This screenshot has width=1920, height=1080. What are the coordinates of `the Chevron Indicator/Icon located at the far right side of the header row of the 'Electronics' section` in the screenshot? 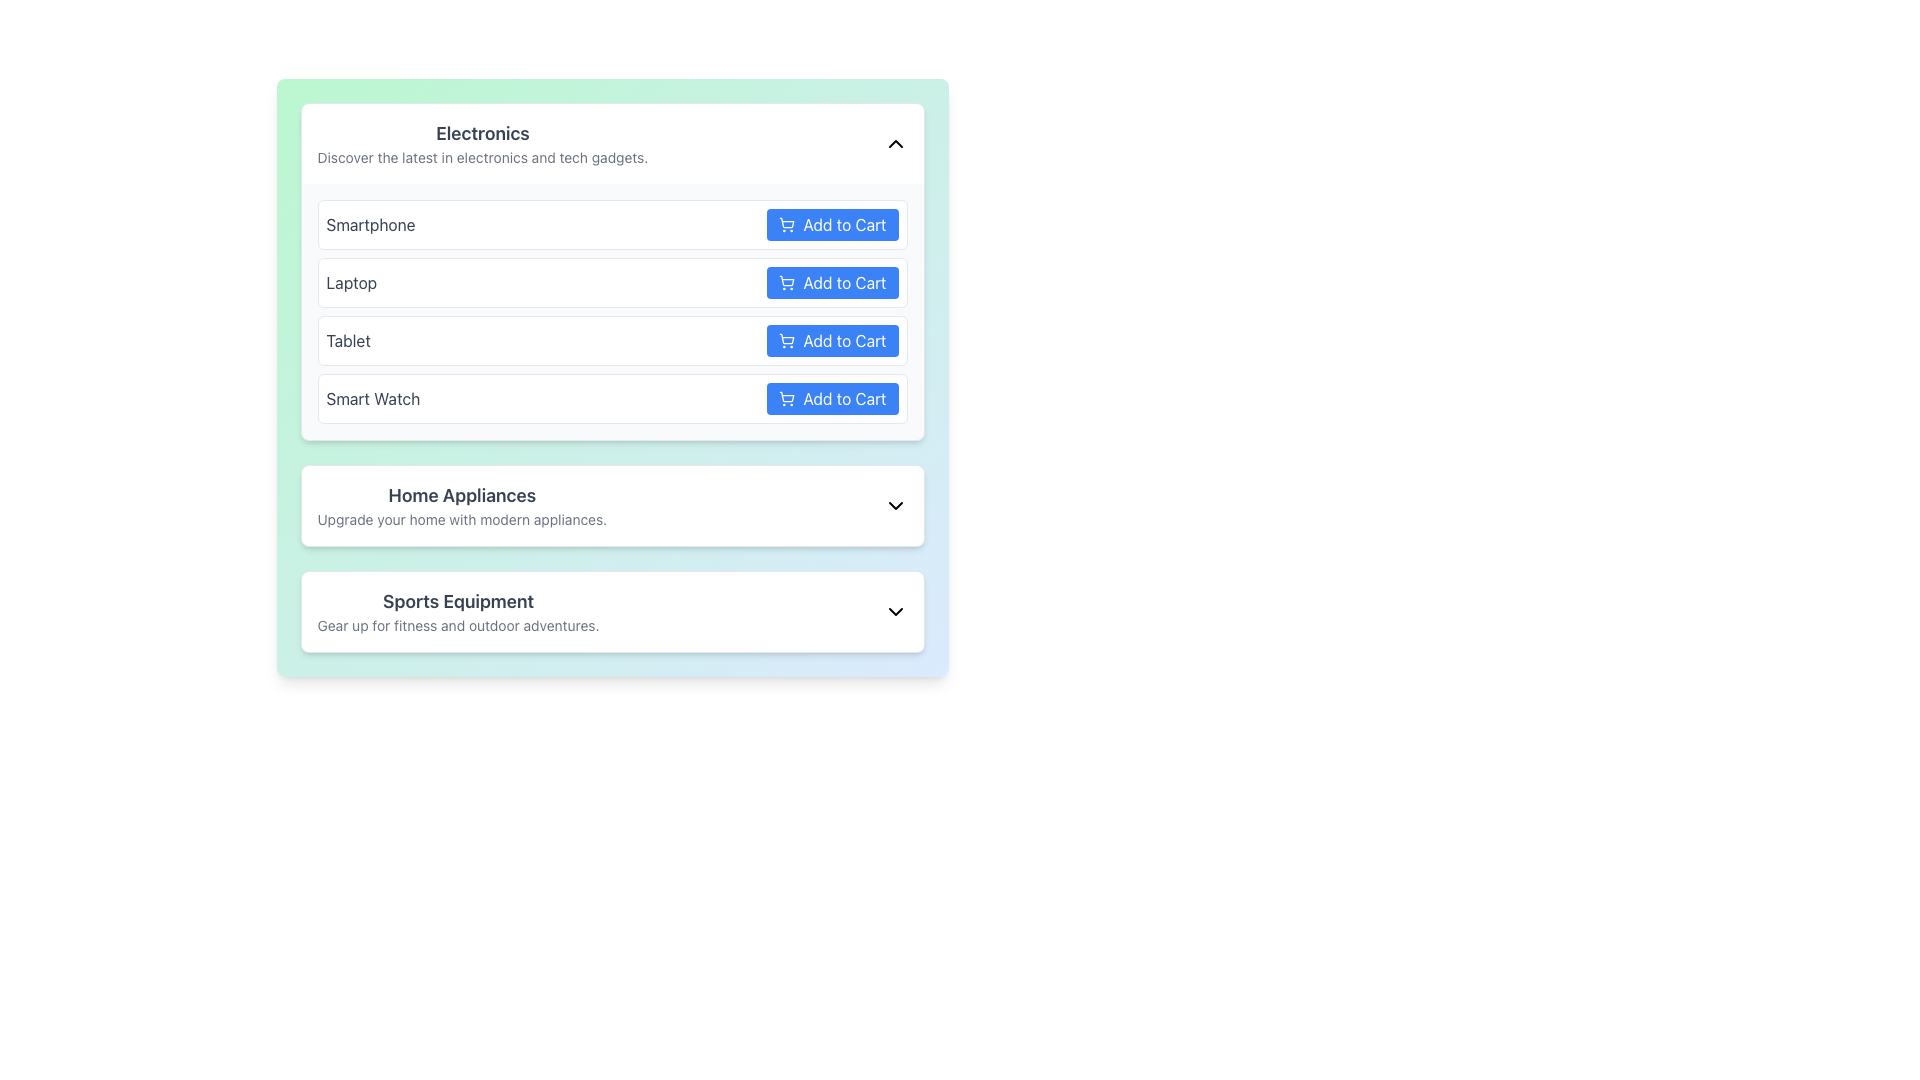 It's located at (894, 142).